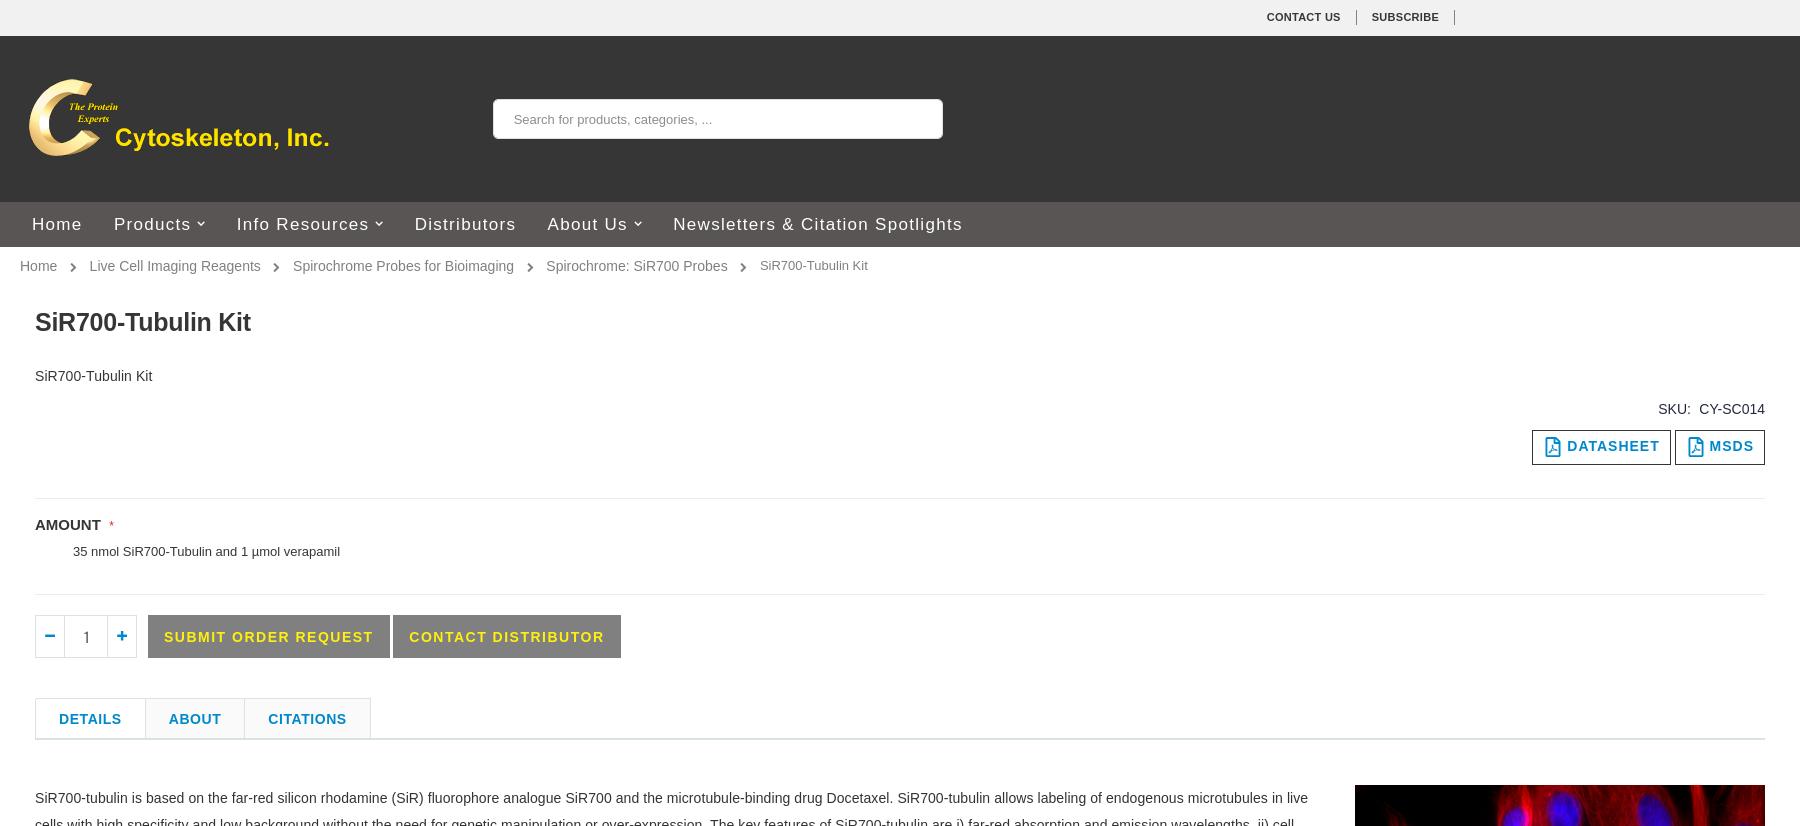 The height and width of the screenshot is (826, 1800). What do you see at coordinates (267, 635) in the screenshot?
I see `'Submit Order Request'` at bounding box center [267, 635].